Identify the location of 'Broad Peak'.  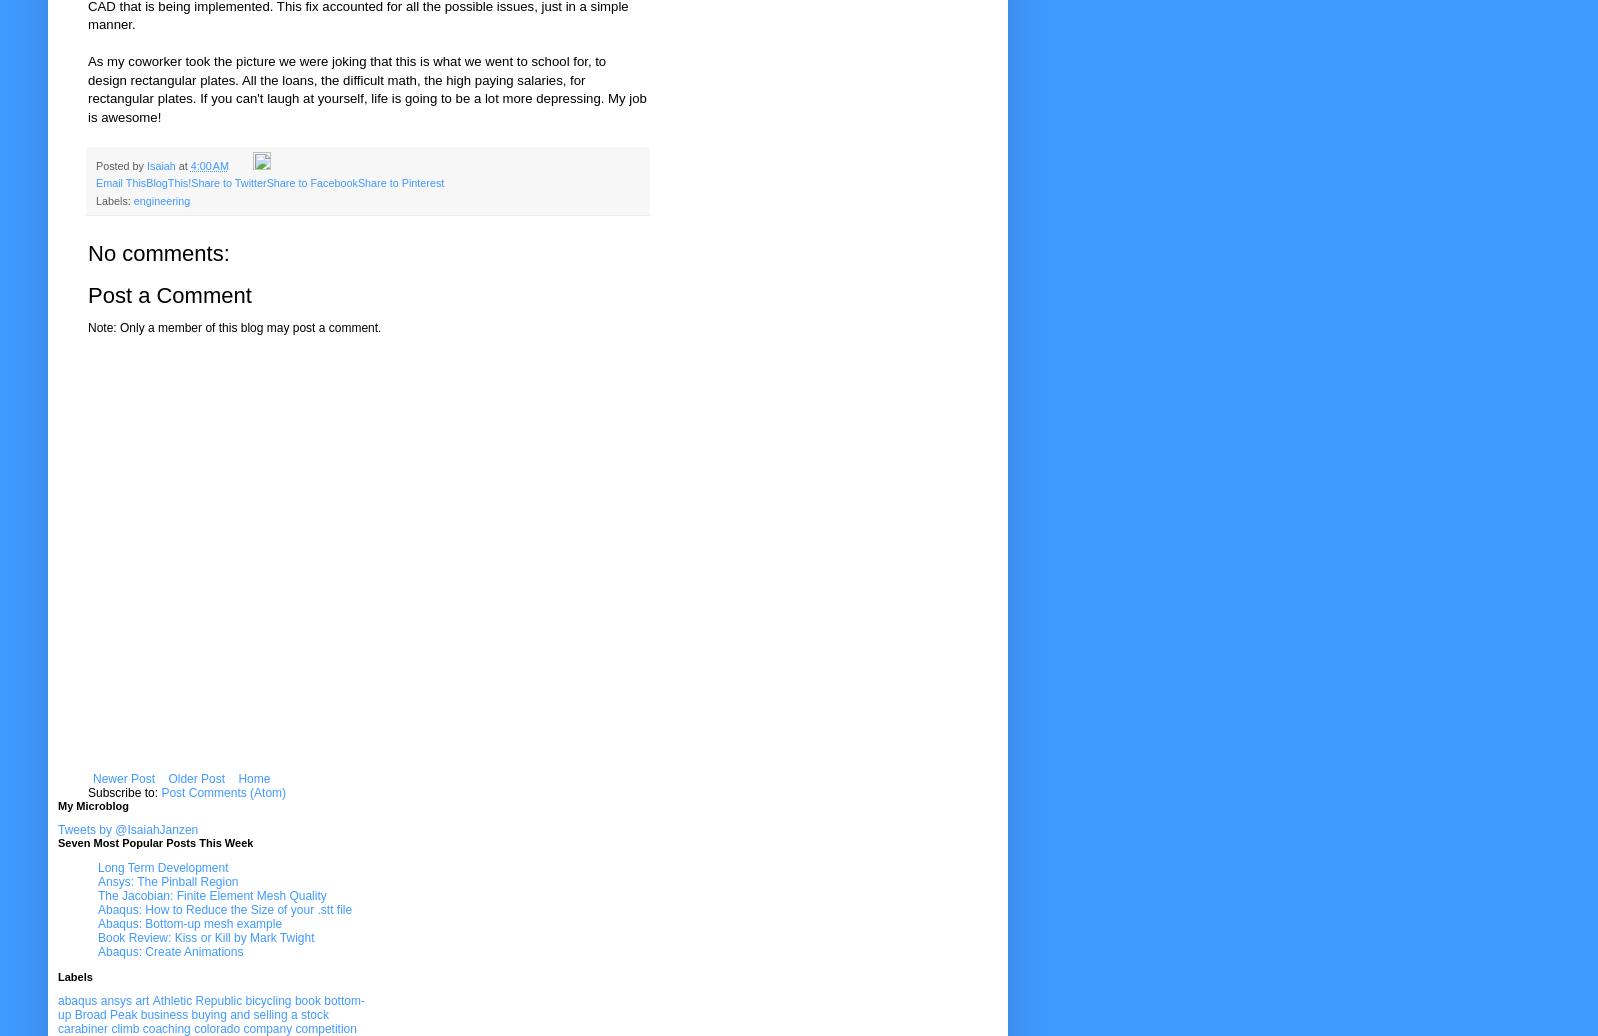
(104, 1014).